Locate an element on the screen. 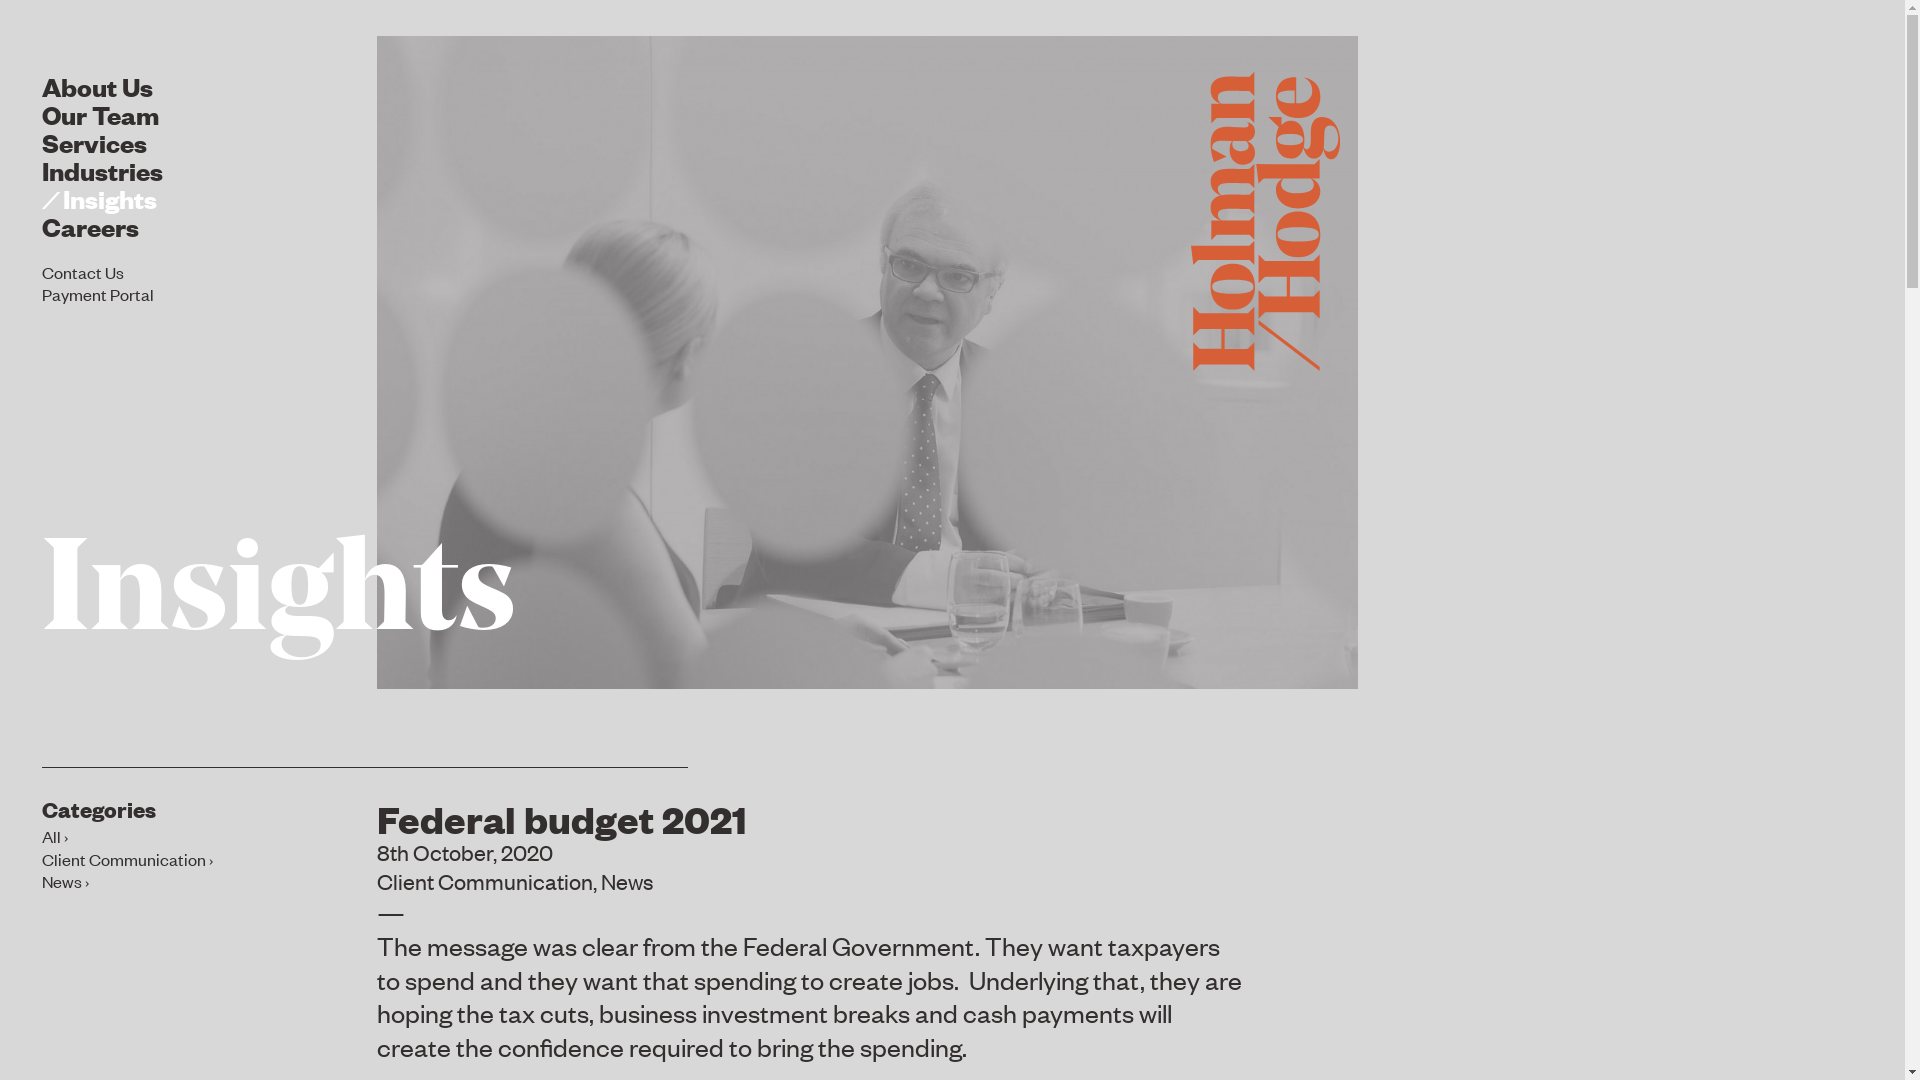 Image resolution: width=1920 pixels, height=1080 pixels. 'Contact Us' is located at coordinates (42, 270).